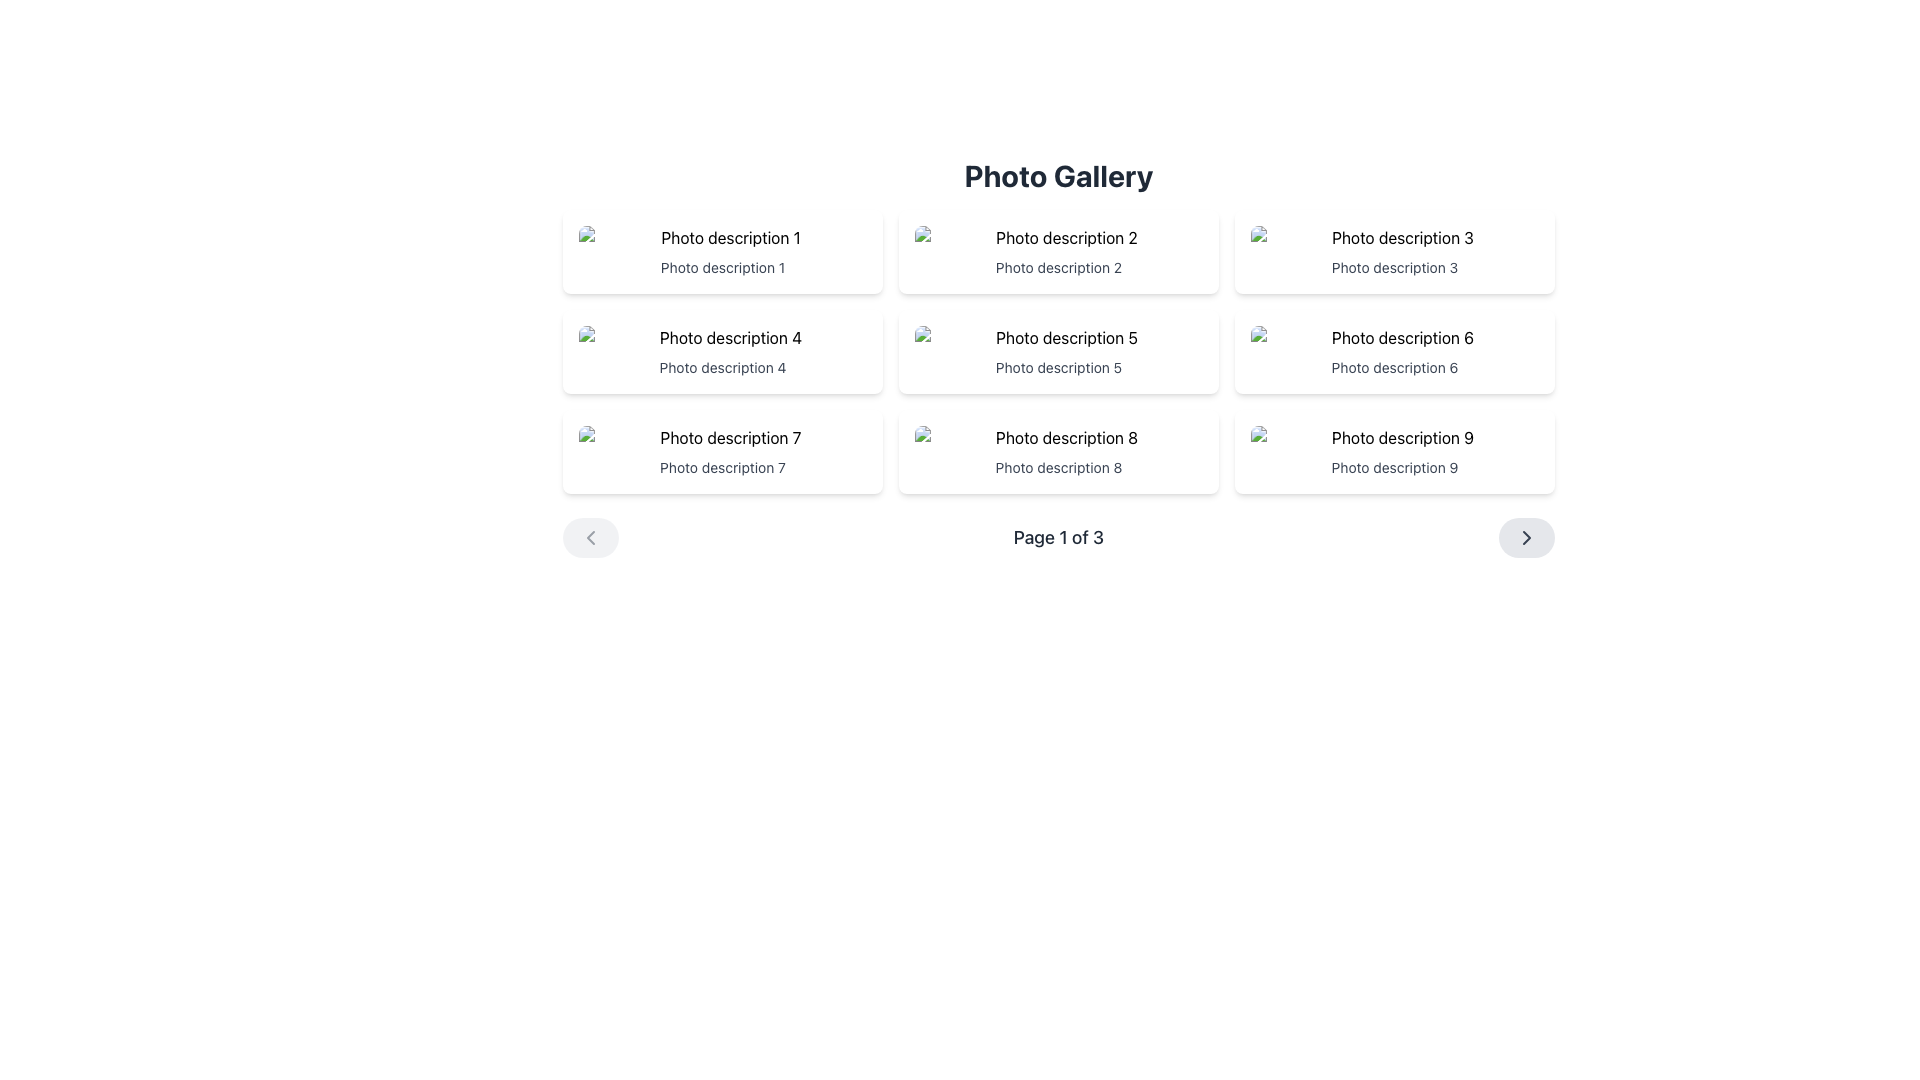 The image size is (1920, 1080). What do you see at coordinates (1058, 367) in the screenshot?
I see `the text label displaying 'Photo description 5' located beneath the image placeholder labeled 'Photo 5' in the central card of the second row in the photo gallery interface` at bounding box center [1058, 367].